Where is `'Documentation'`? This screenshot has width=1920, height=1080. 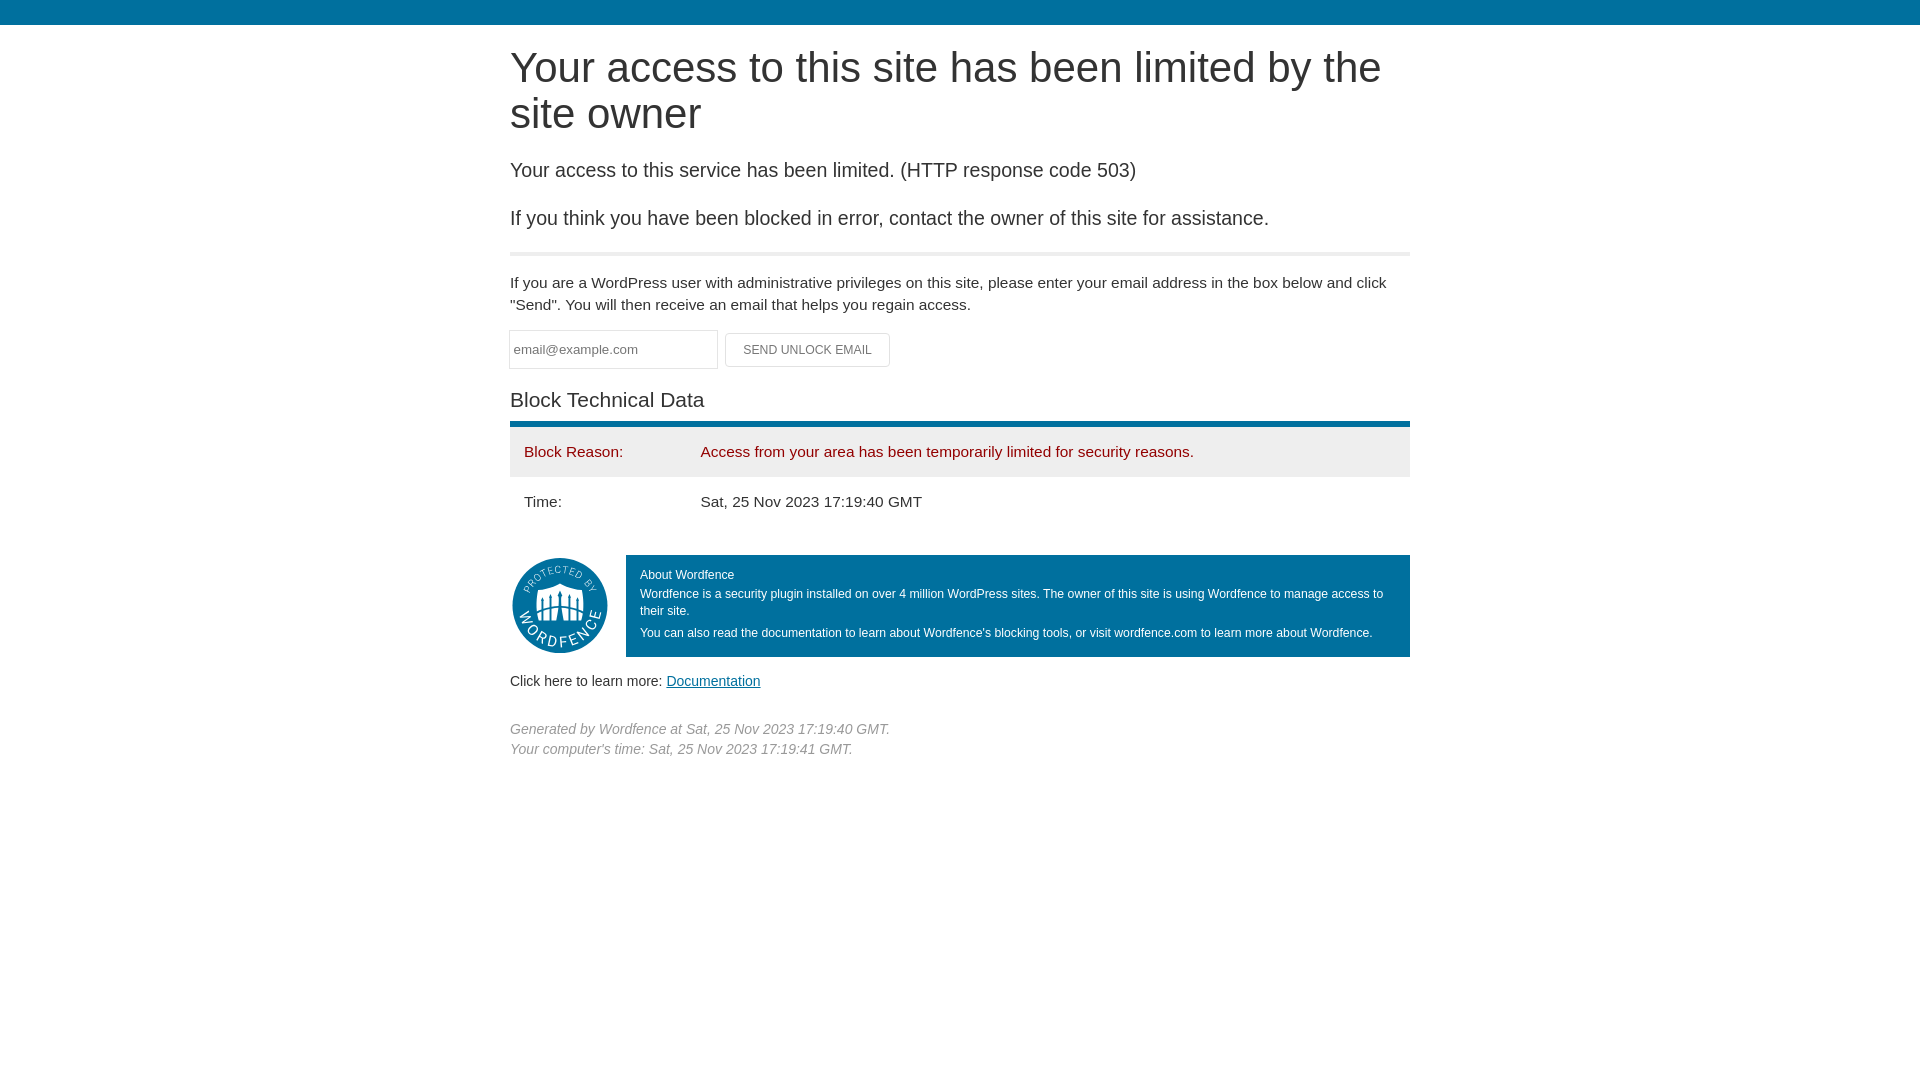 'Documentation' is located at coordinates (713, 680).